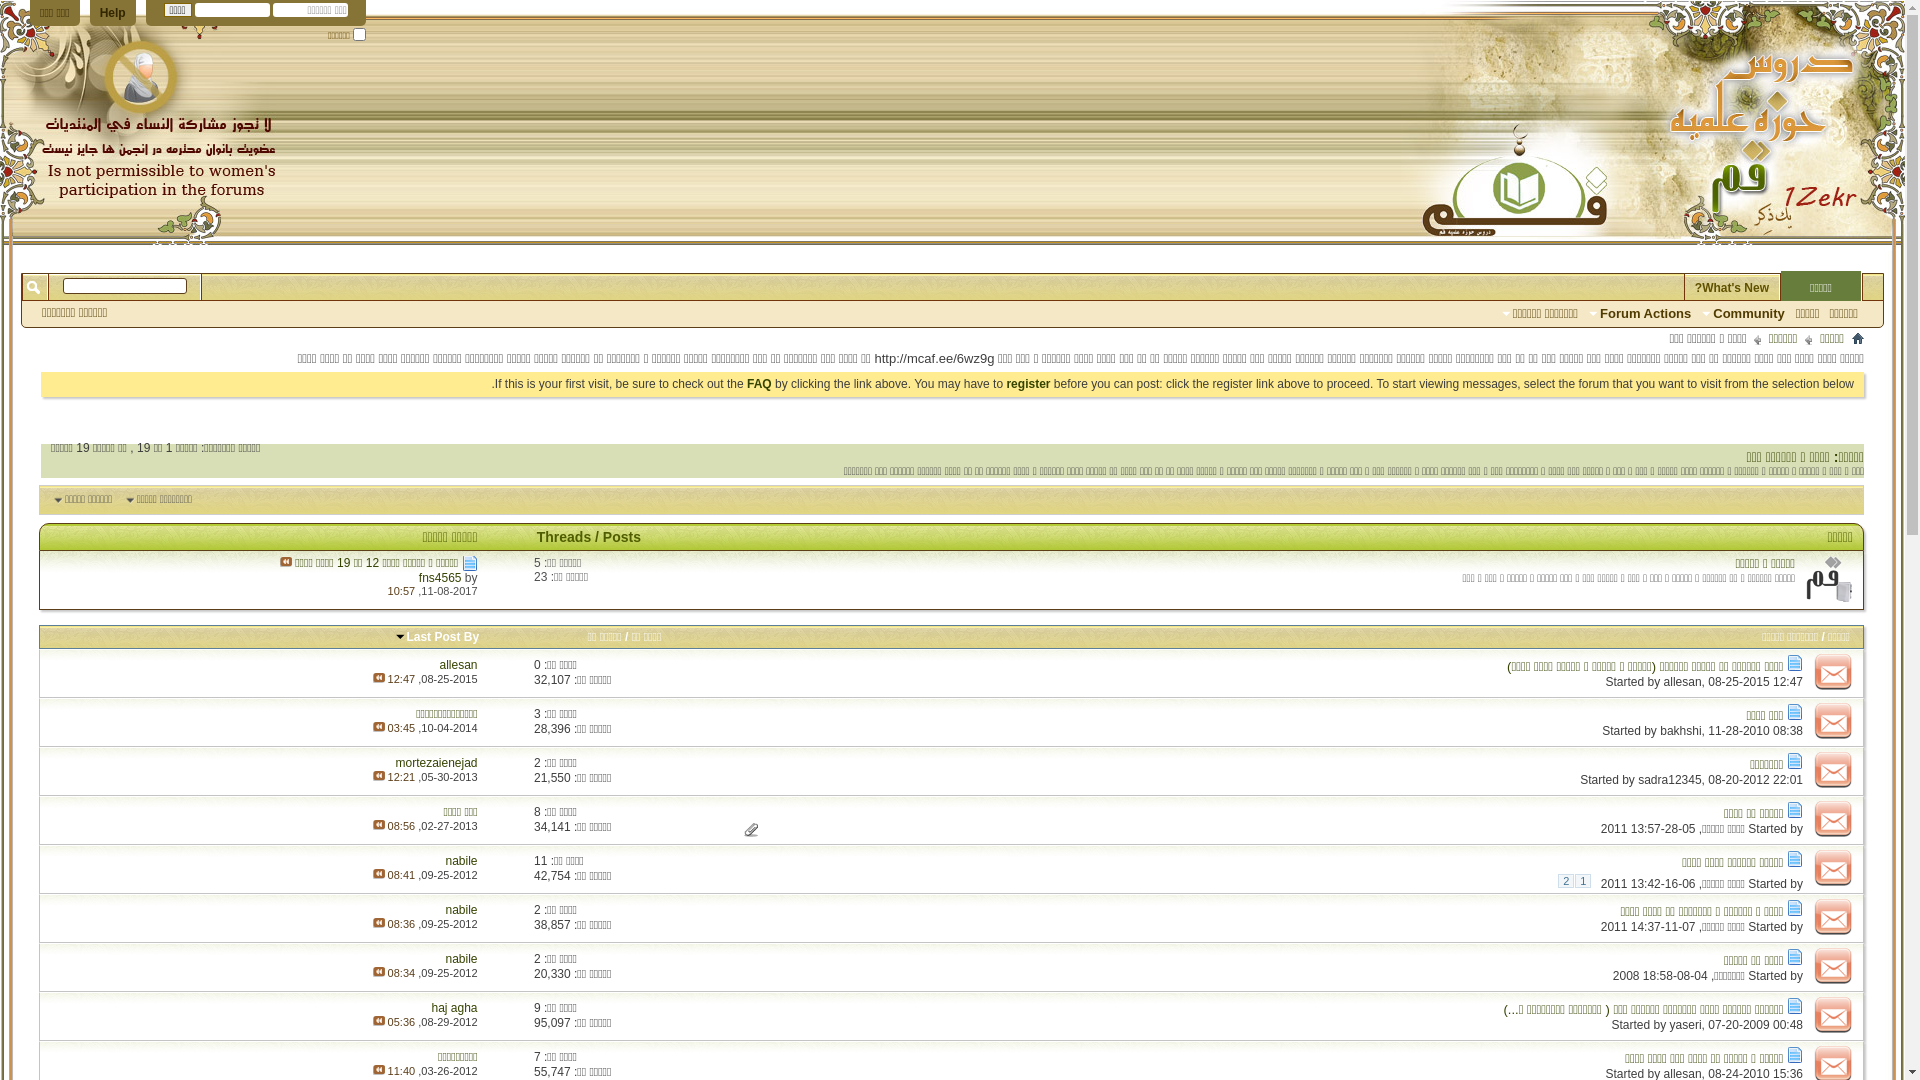  Describe the element at coordinates (460, 859) in the screenshot. I see `'nabile'` at that location.